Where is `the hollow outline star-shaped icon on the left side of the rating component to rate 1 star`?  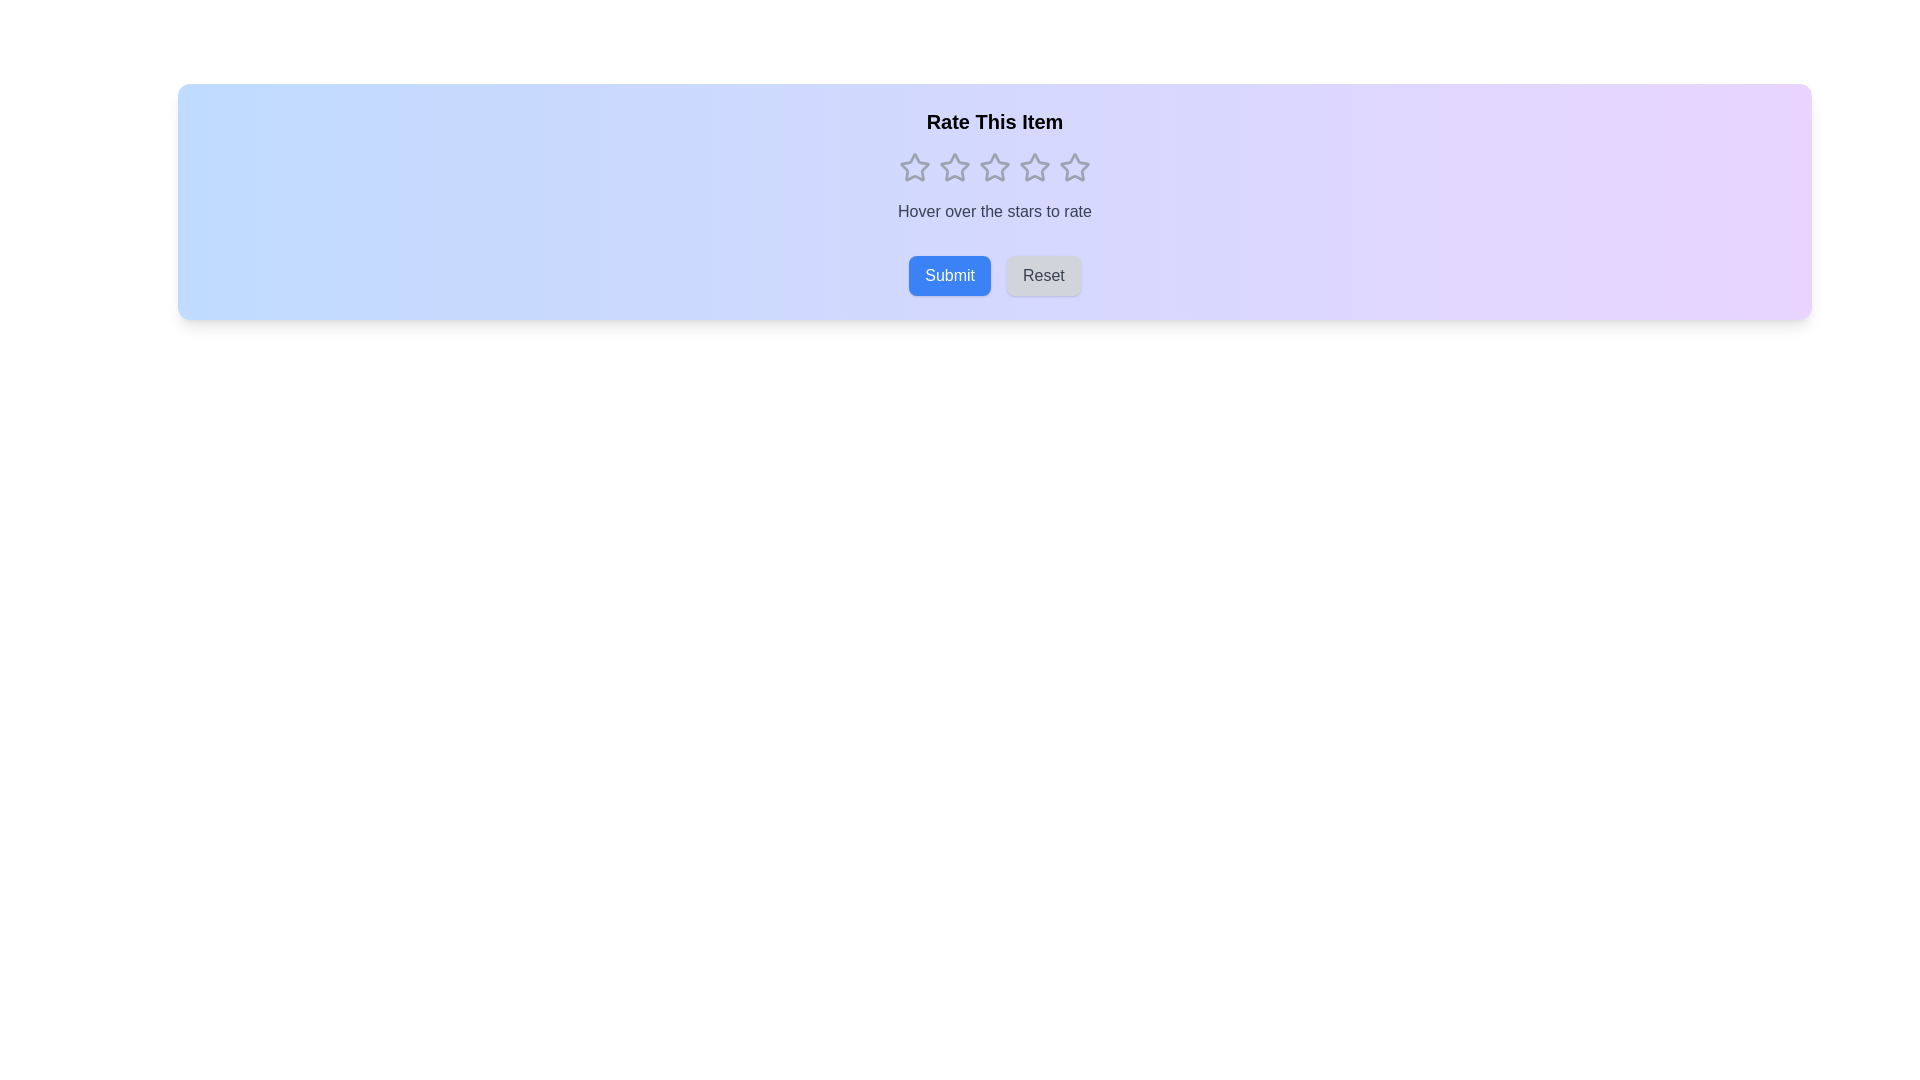 the hollow outline star-shaped icon on the left side of the rating component to rate 1 star is located at coordinates (914, 167).